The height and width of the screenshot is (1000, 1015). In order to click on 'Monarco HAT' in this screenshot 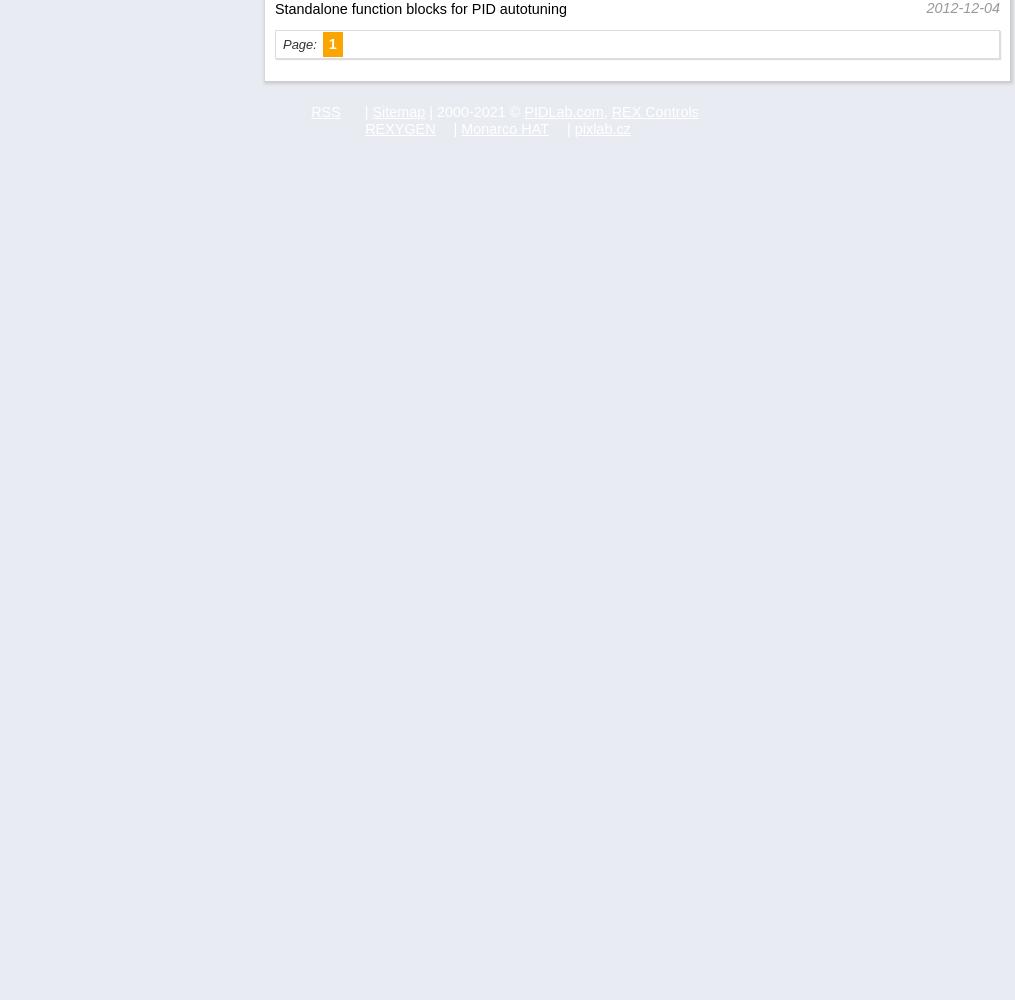, I will do `click(503, 128)`.